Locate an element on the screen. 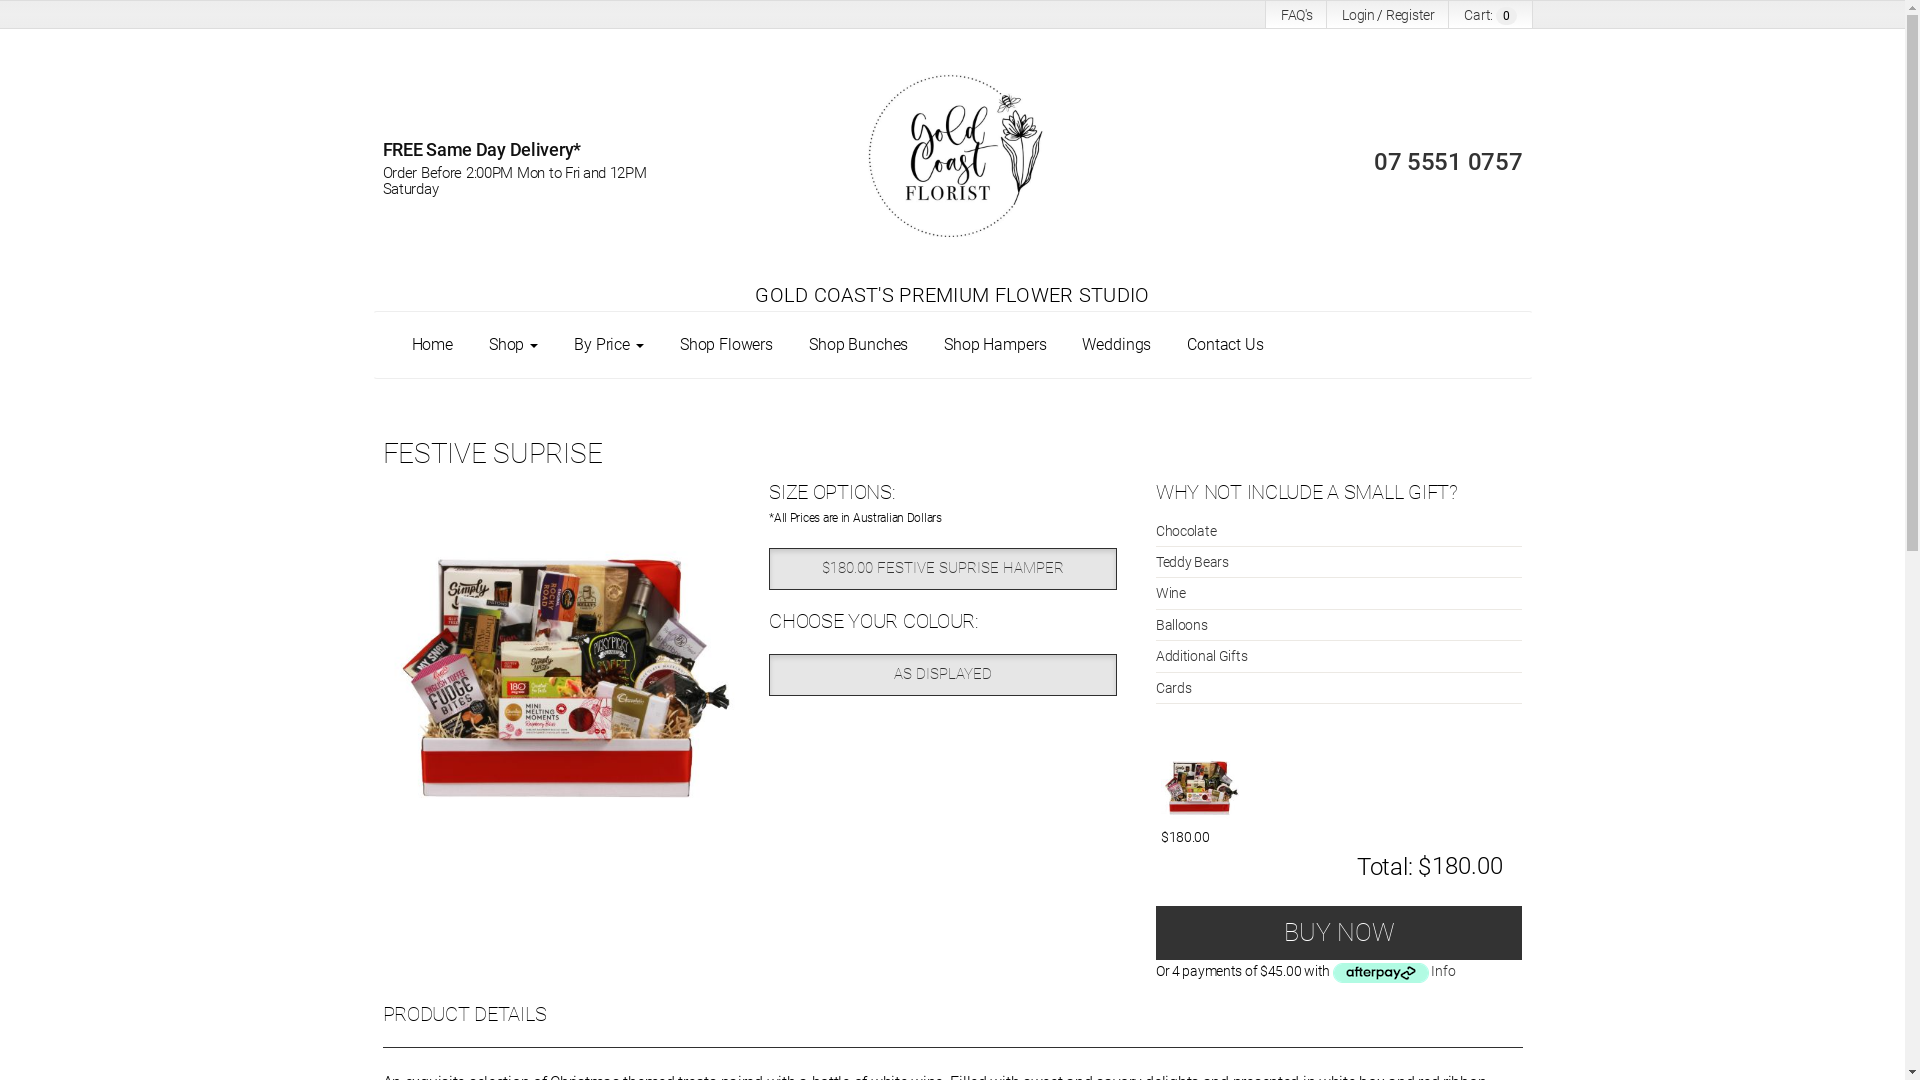  'Home' is located at coordinates (393, 343).